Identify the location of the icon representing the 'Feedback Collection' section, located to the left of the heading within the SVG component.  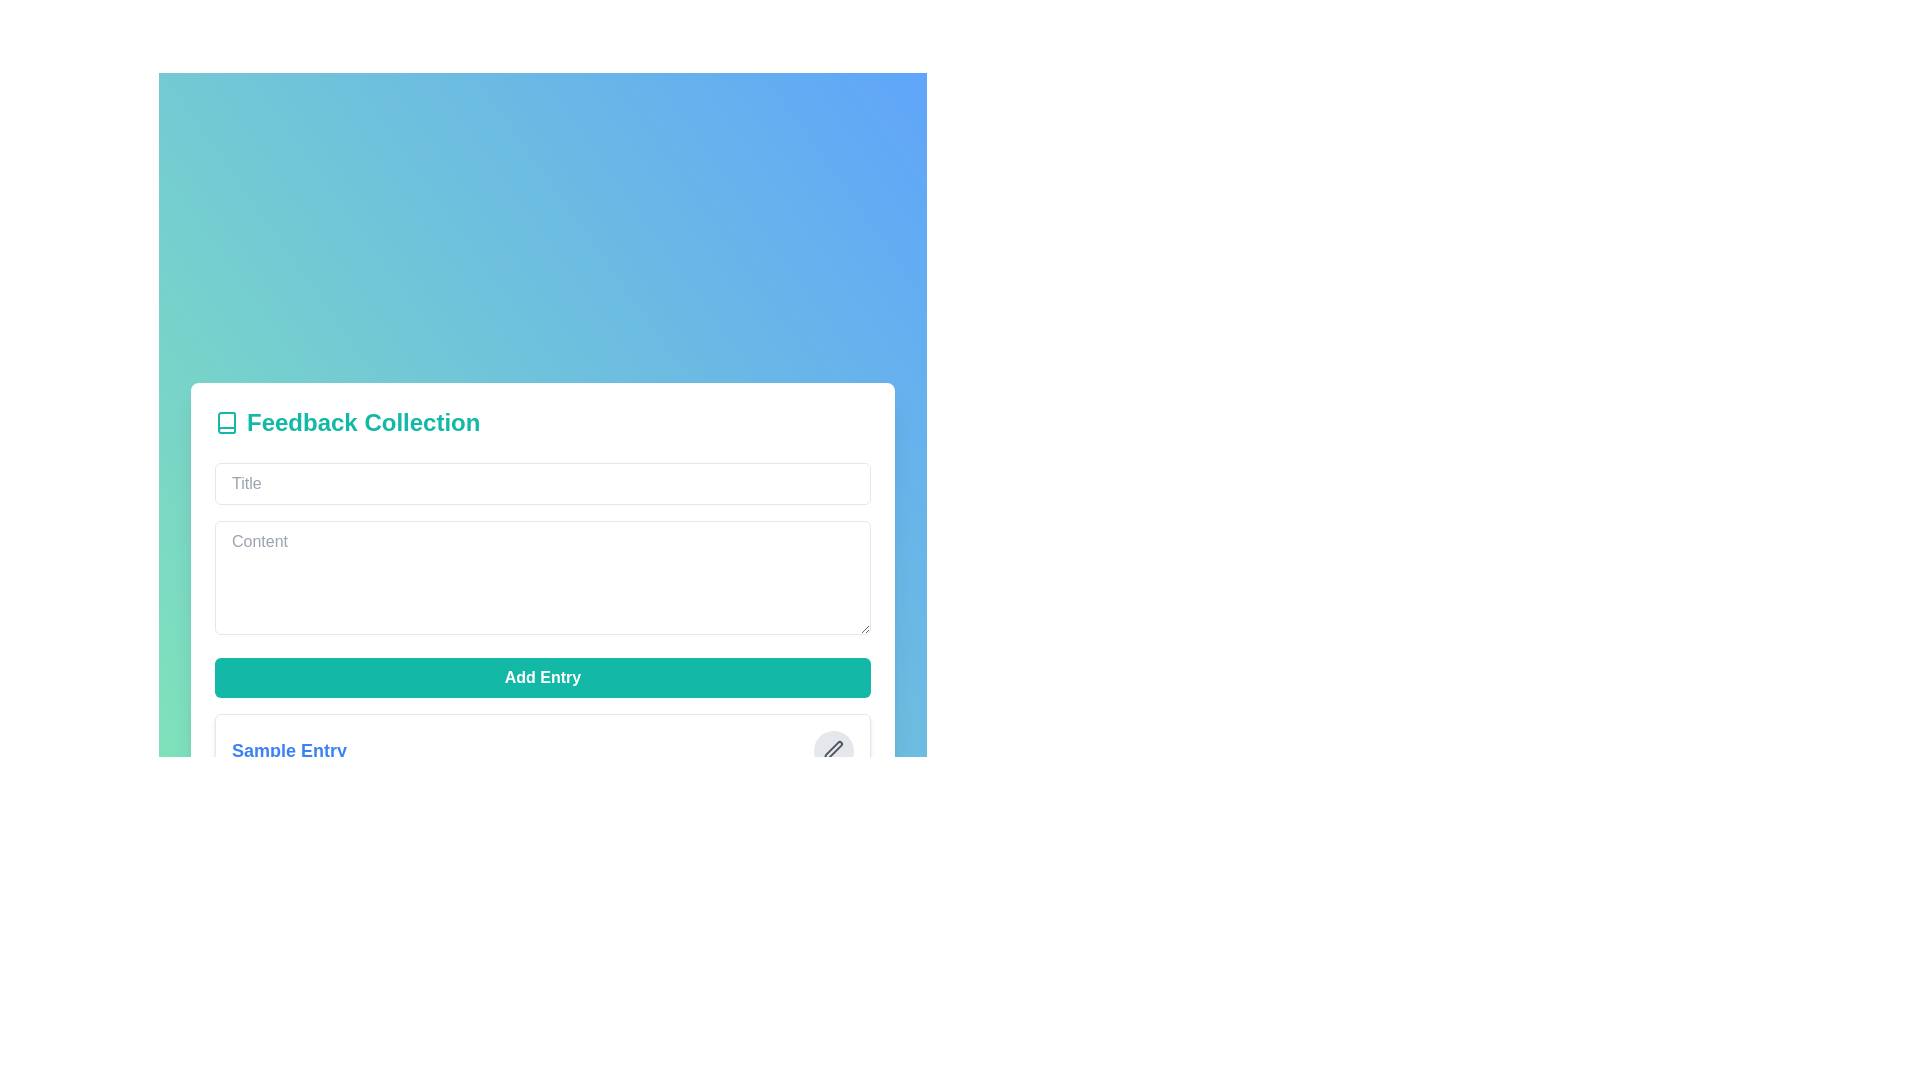
(226, 421).